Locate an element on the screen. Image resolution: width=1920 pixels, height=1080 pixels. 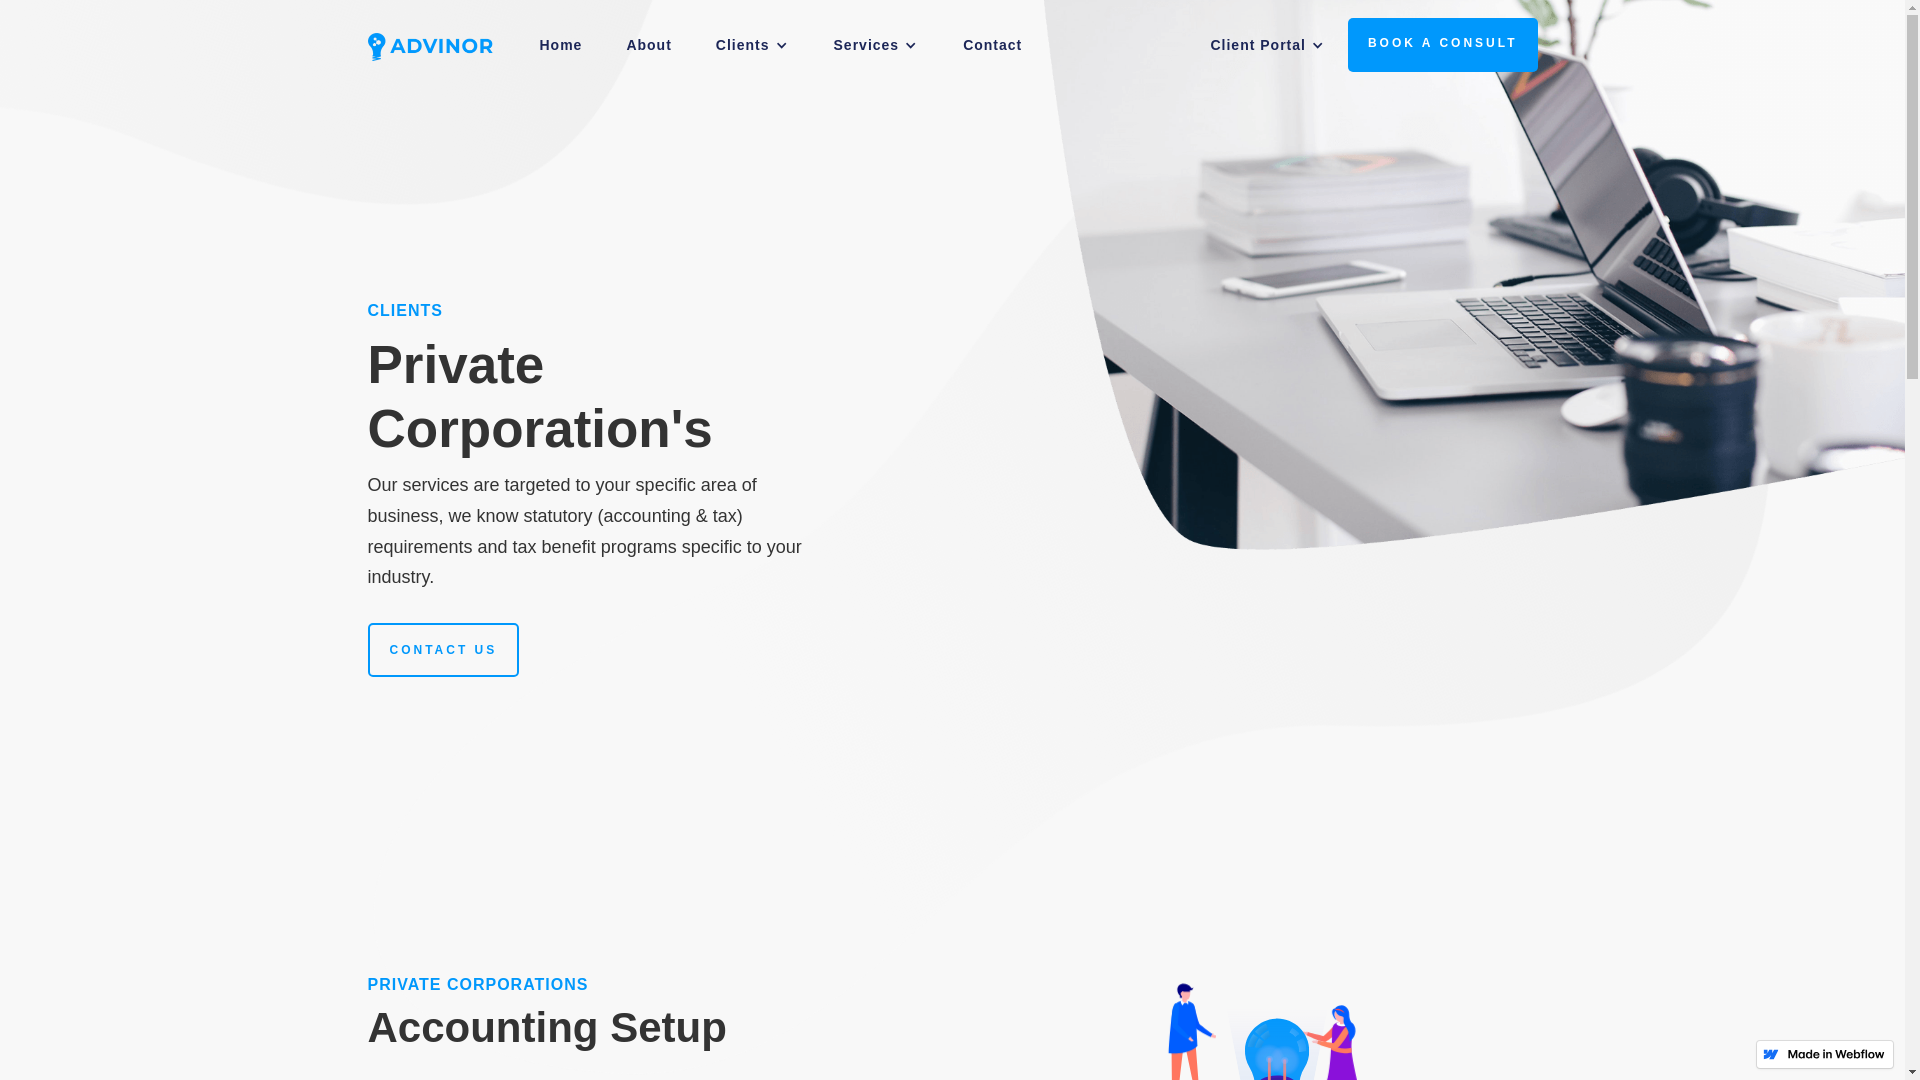
'CONTACT US' is located at coordinates (443, 650).